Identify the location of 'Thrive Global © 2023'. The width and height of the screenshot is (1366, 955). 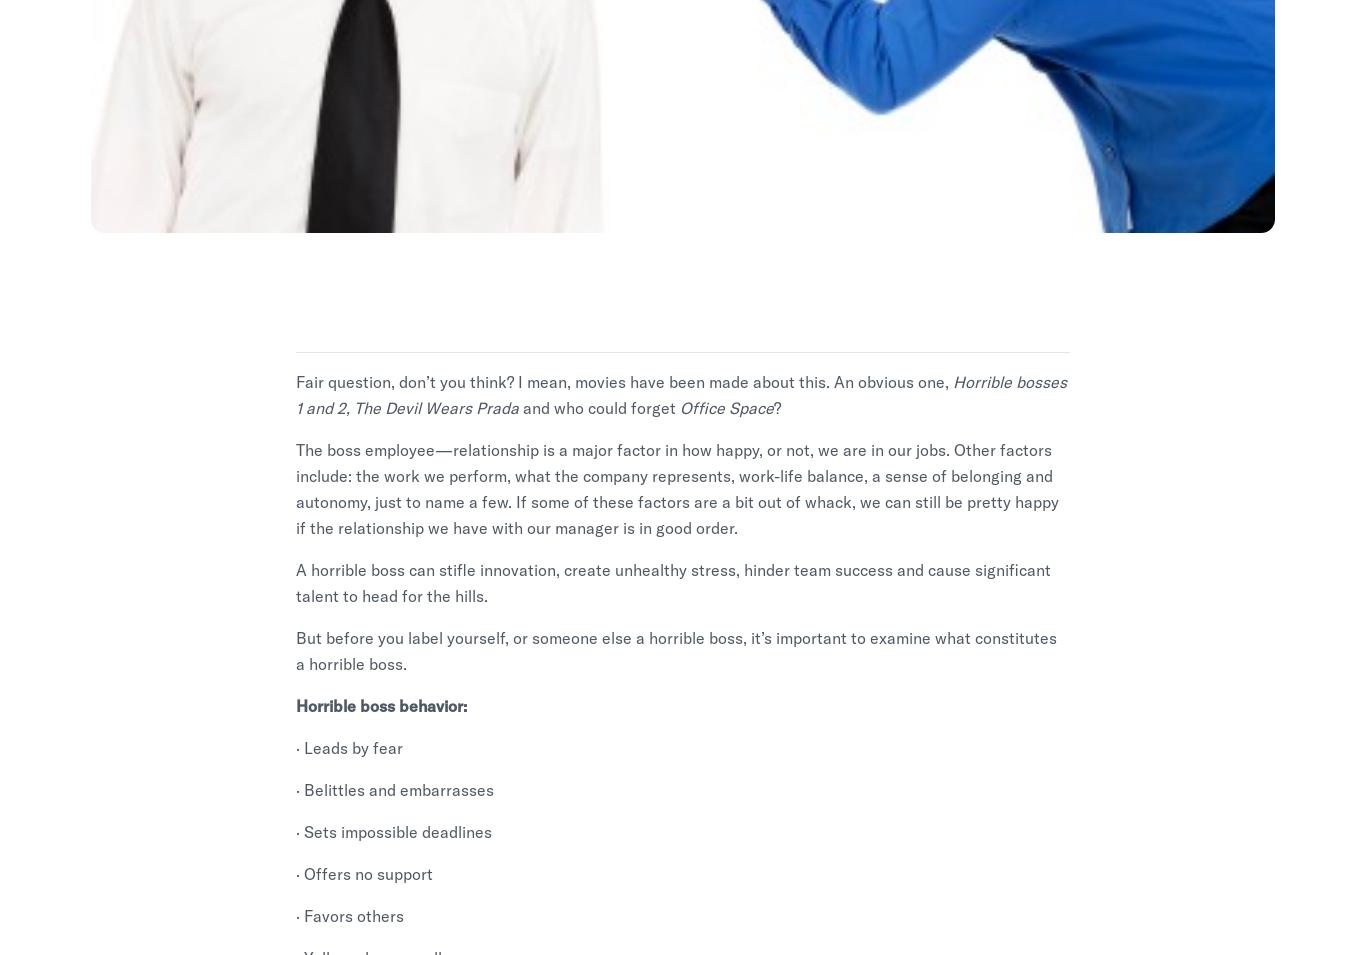
(394, 938).